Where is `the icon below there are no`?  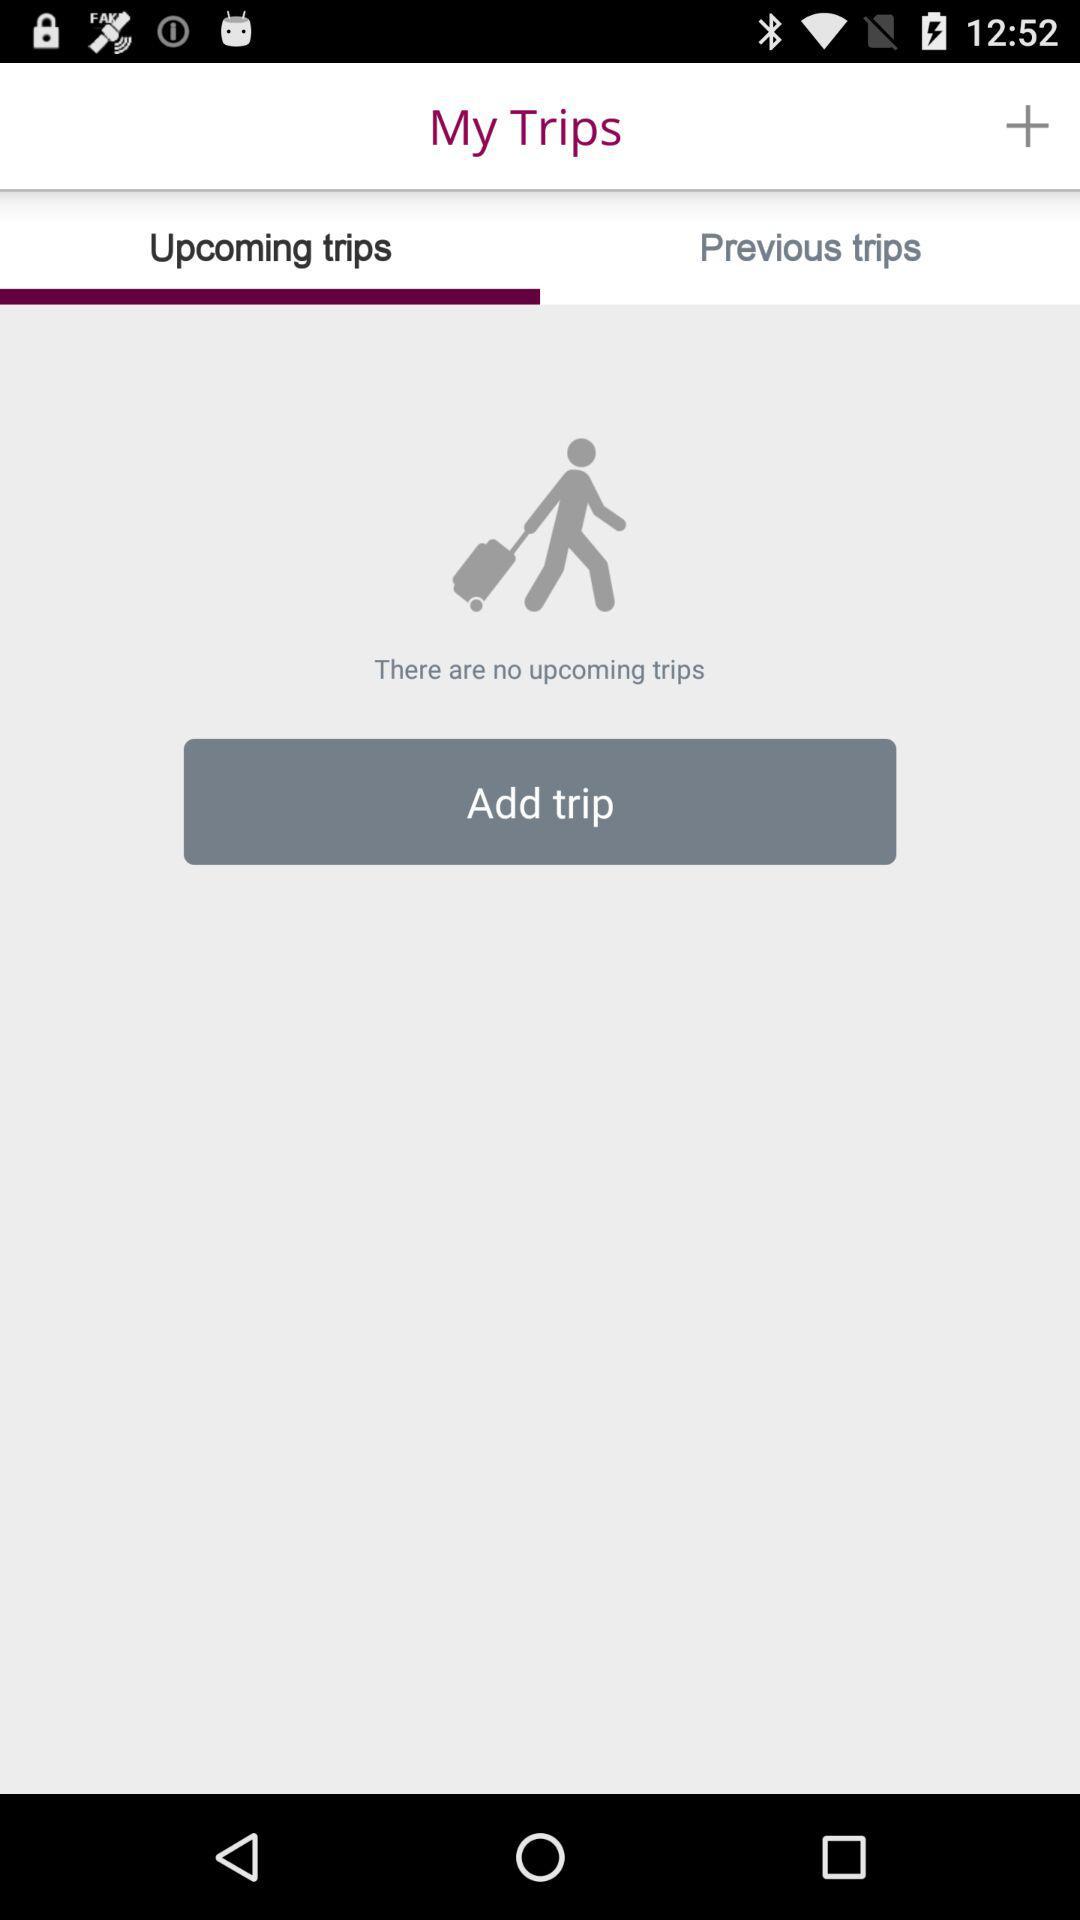 the icon below there are no is located at coordinates (540, 801).